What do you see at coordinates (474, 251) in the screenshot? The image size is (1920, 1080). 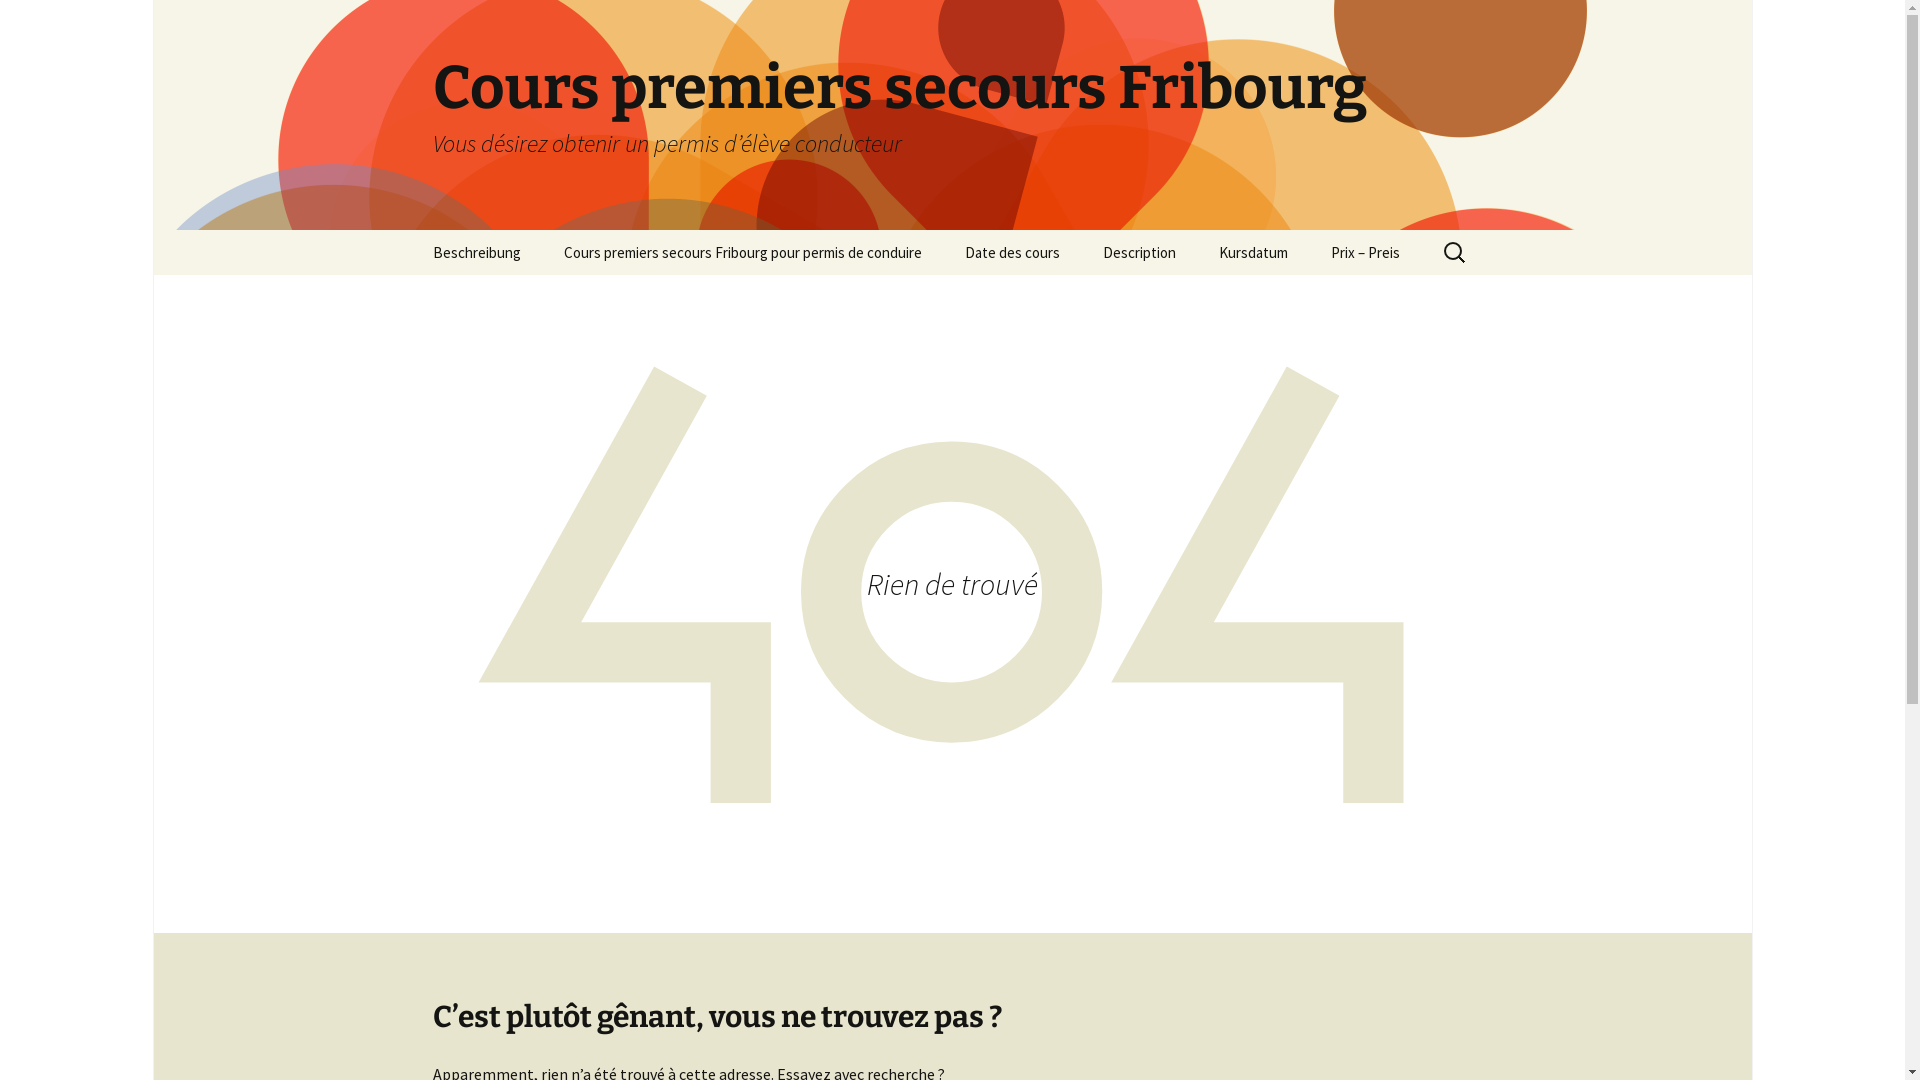 I see `'Beschreibung'` at bounding box center [474, 251].